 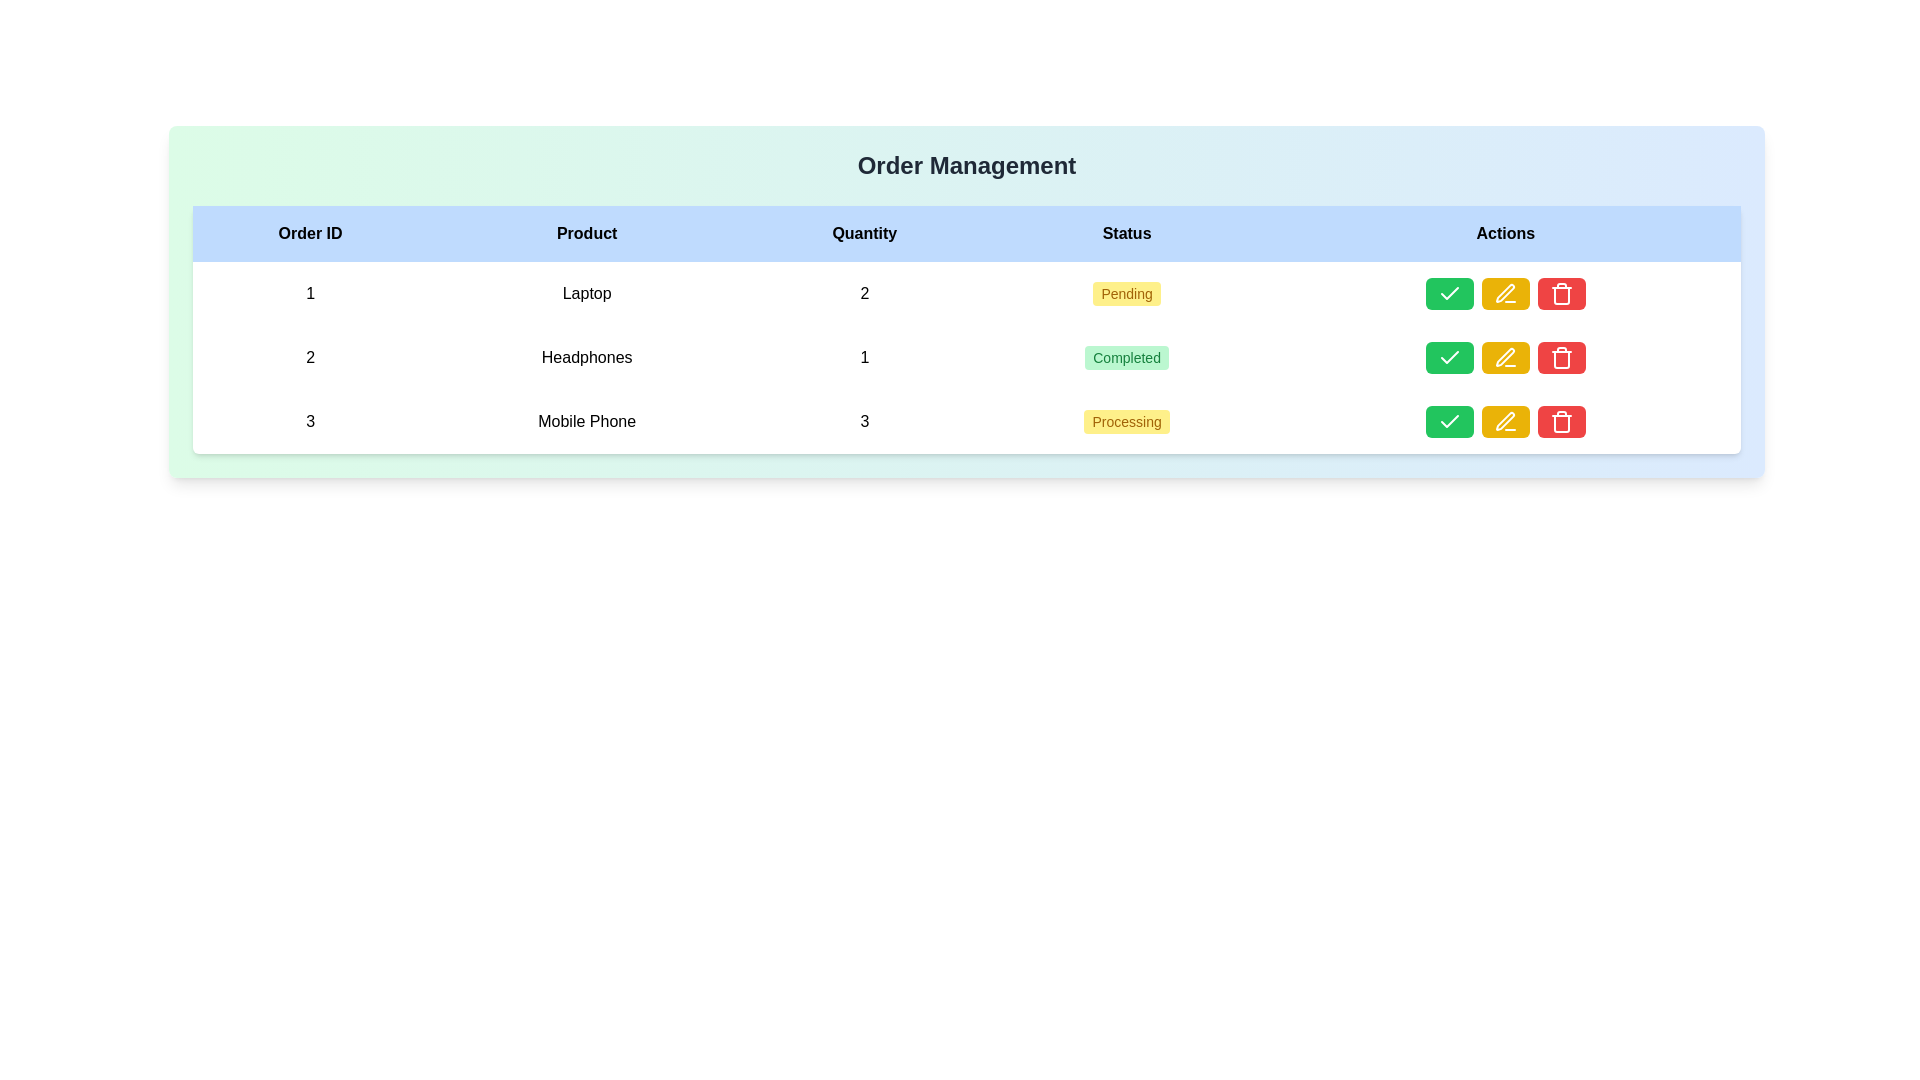 I want to click on the delete icon button in the 'Actions' column of the last row, so click(x=1560, y=357).